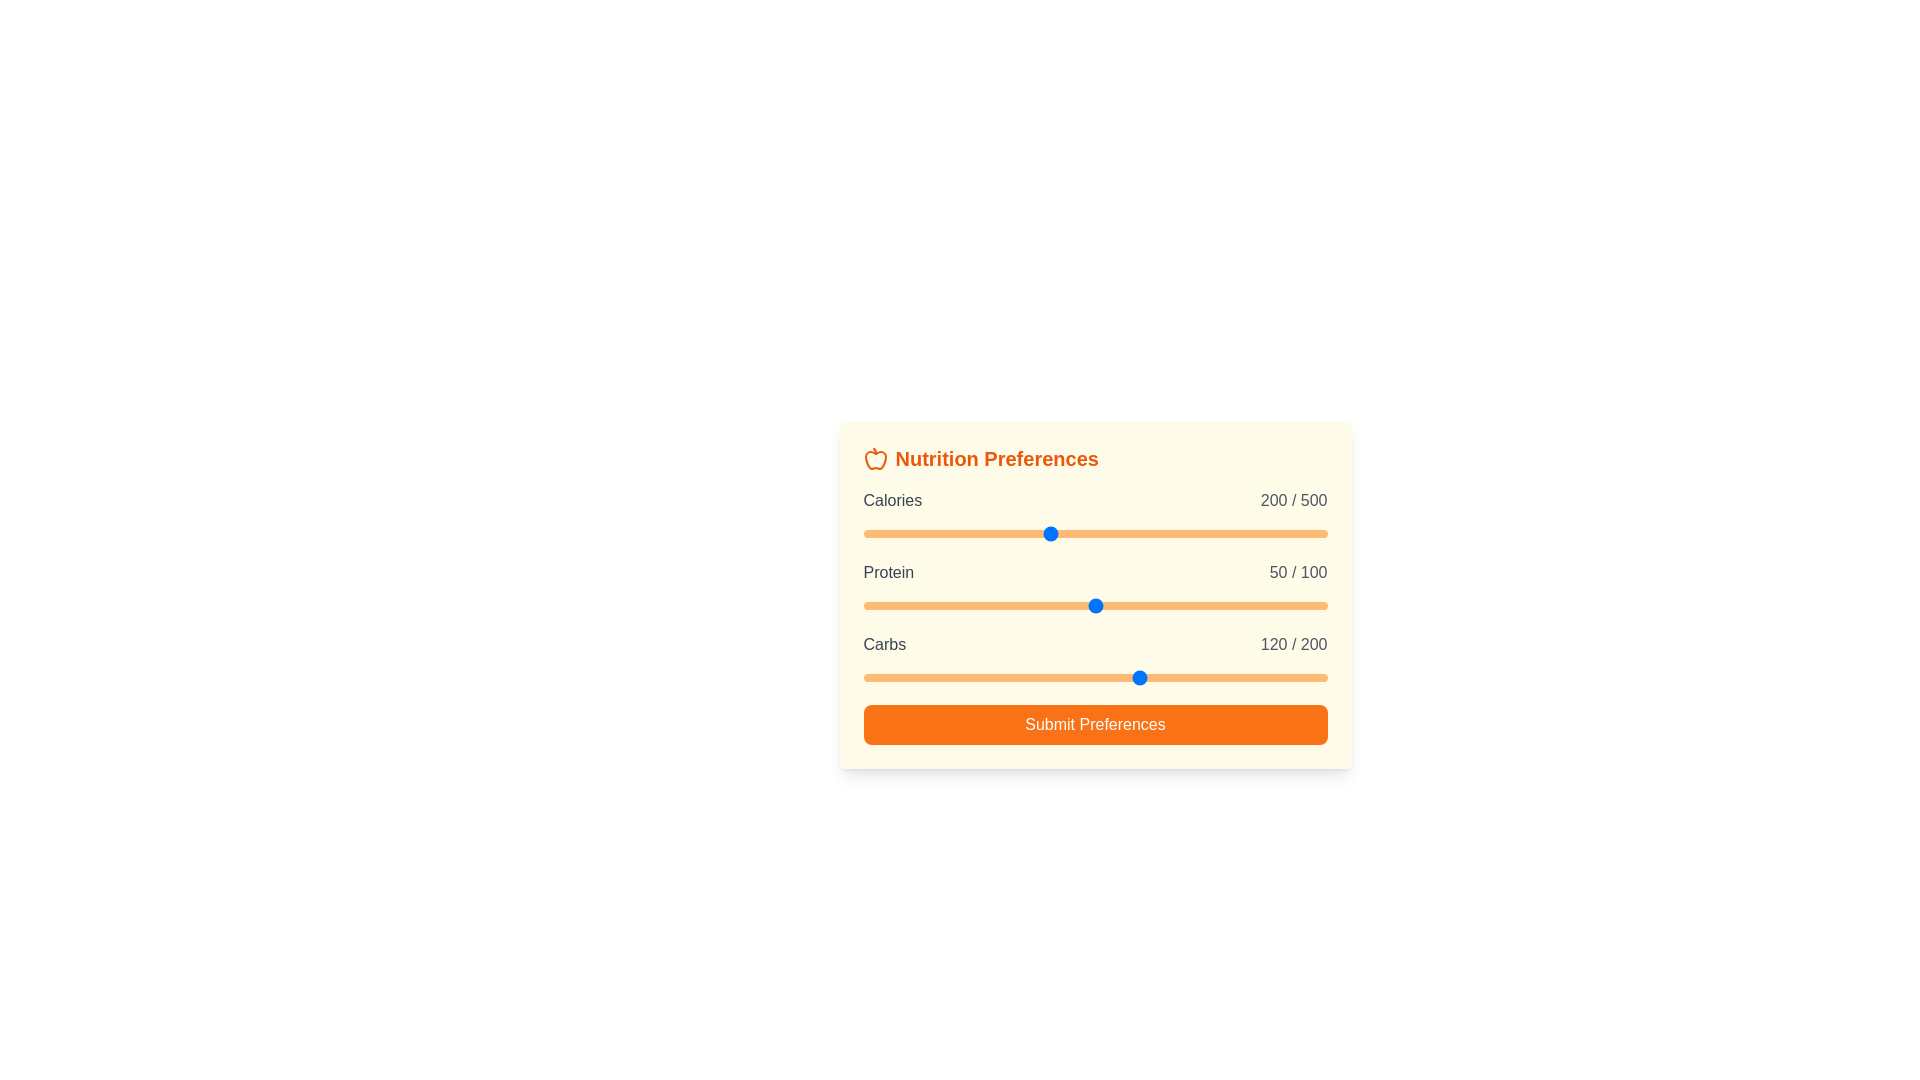  I want to click on the caloric value, so click(1098, 532).